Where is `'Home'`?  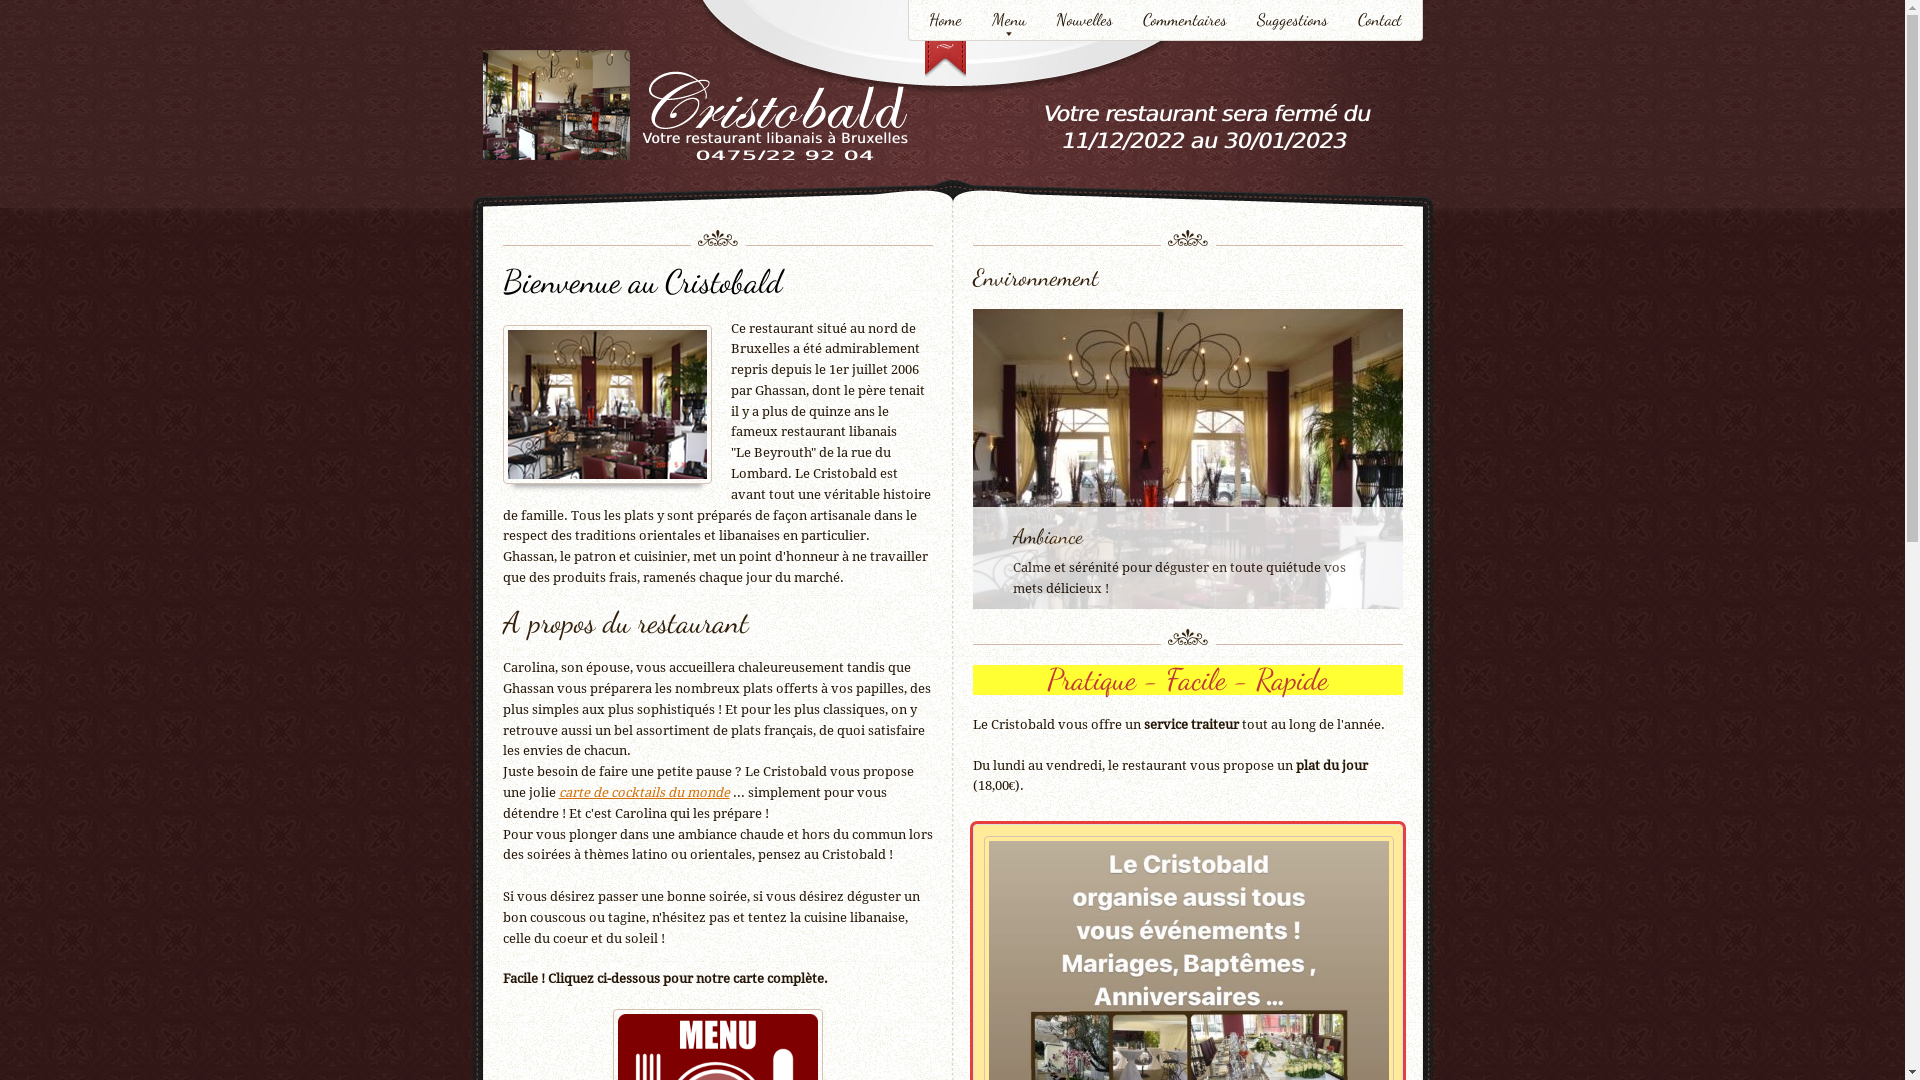 'Home' is located at coordinates (944, 22).